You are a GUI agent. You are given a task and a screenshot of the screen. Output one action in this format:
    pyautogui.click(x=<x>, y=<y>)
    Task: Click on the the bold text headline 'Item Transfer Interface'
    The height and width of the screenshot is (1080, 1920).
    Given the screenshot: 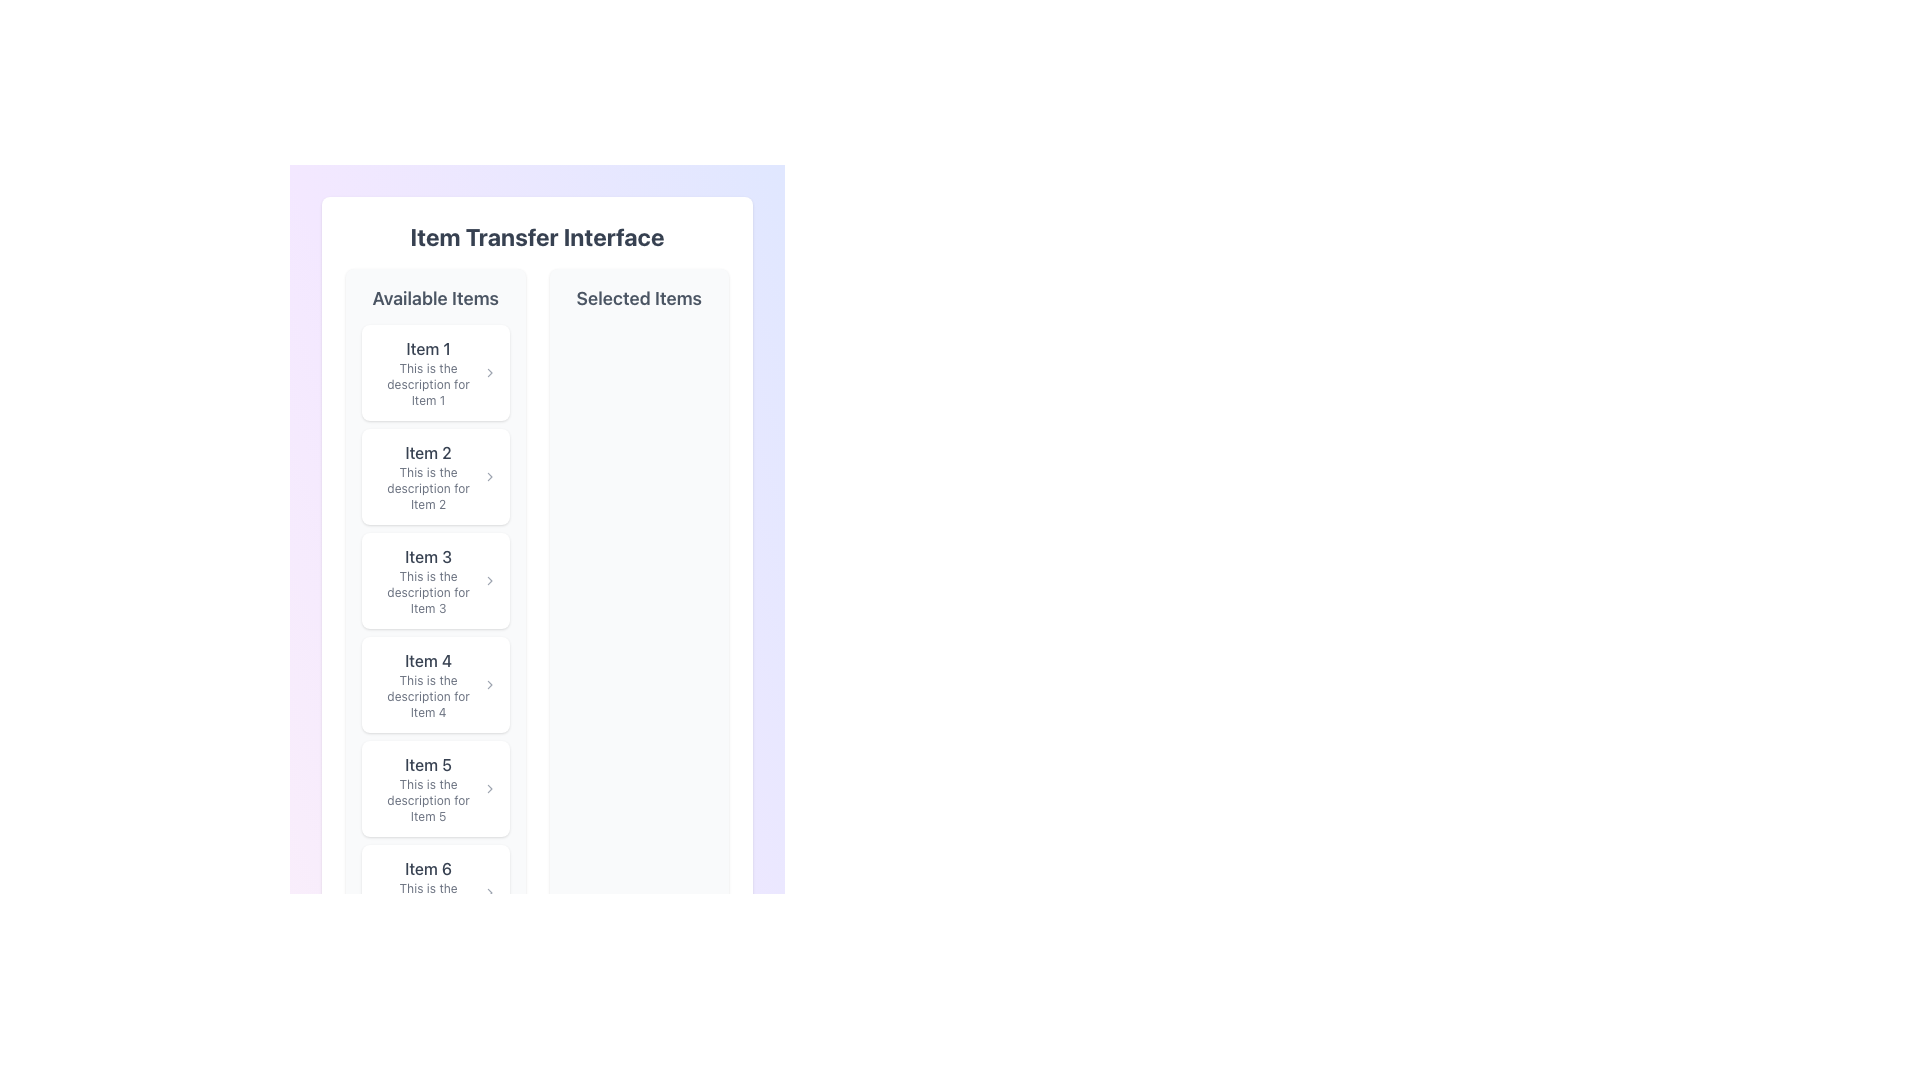 What is the action you would take?
    pyautogui.click(x=537, y=235)
    